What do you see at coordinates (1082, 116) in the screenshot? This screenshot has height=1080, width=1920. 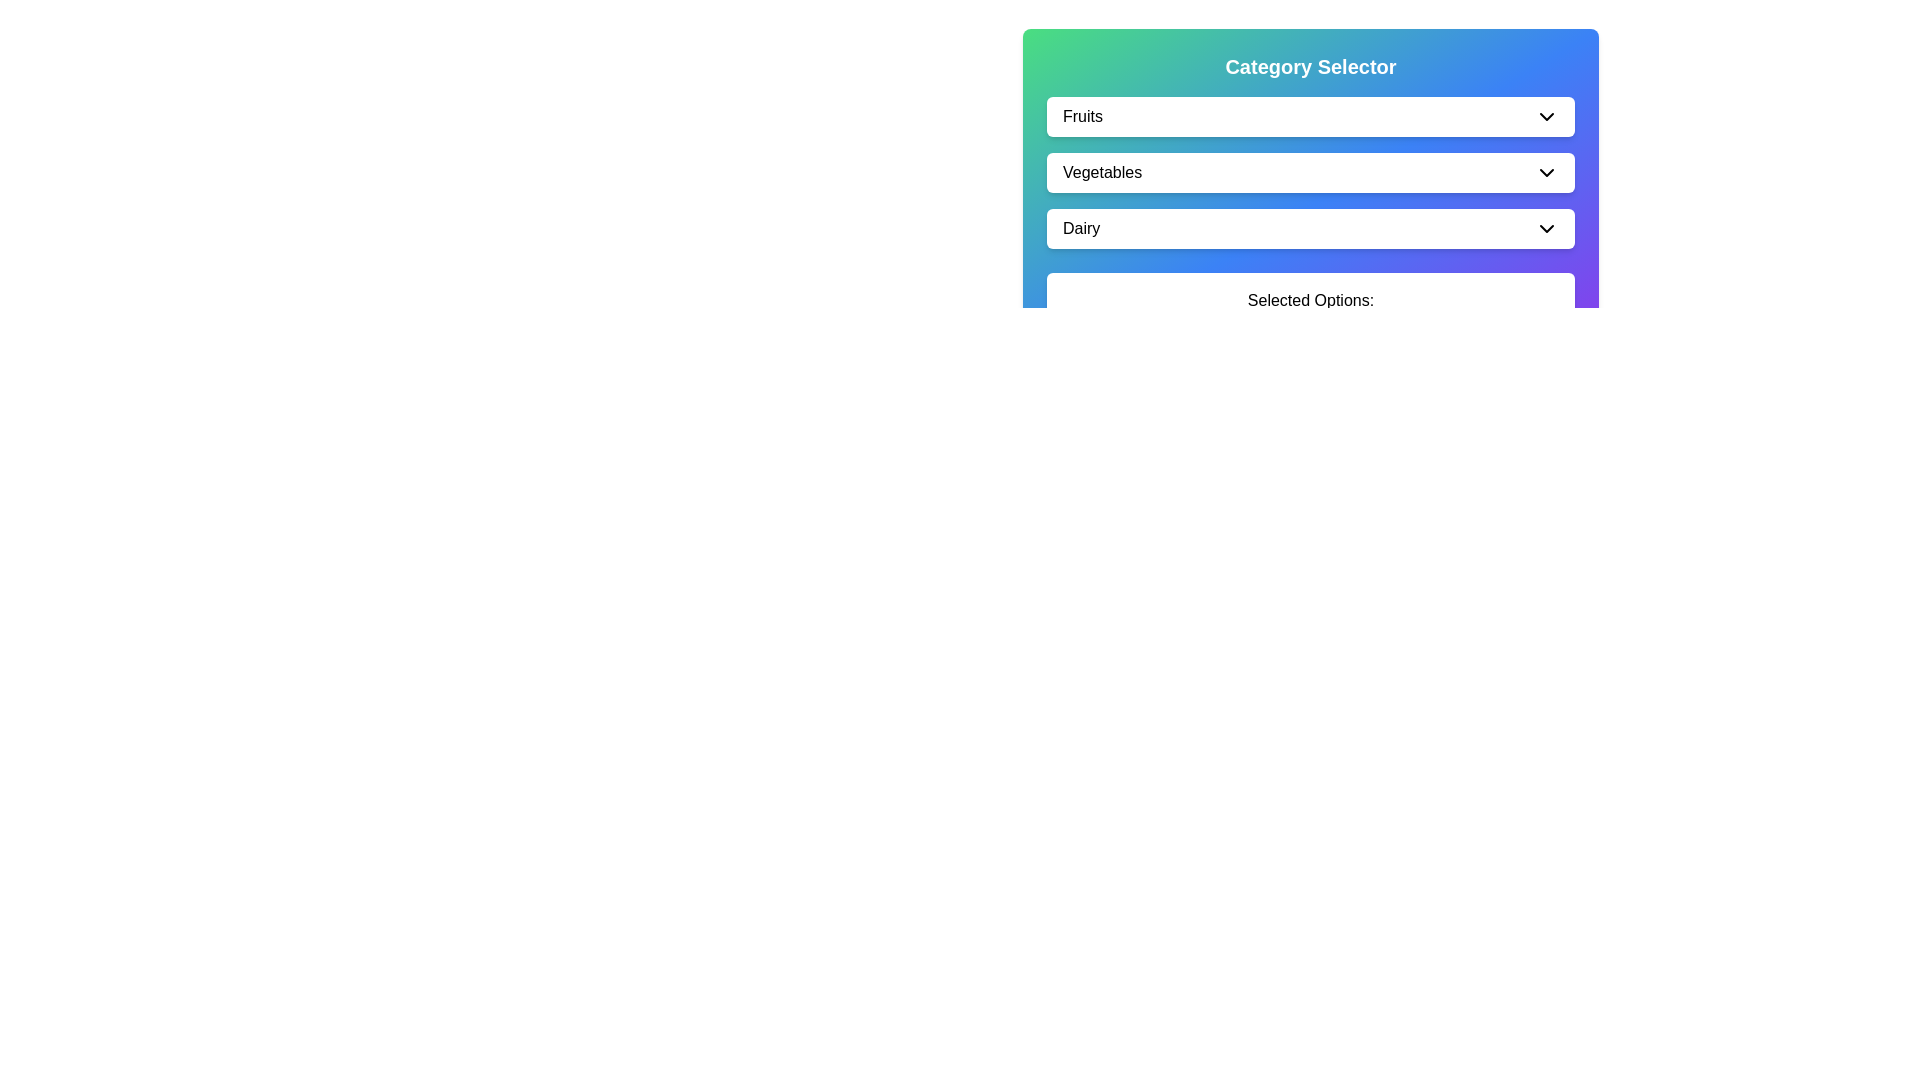 I see `the 'Fruits' label, which is bold, black, and aligned to the left within a horizontal layout, to possibly select or toggle the category` at bounding box center [1082, 116].